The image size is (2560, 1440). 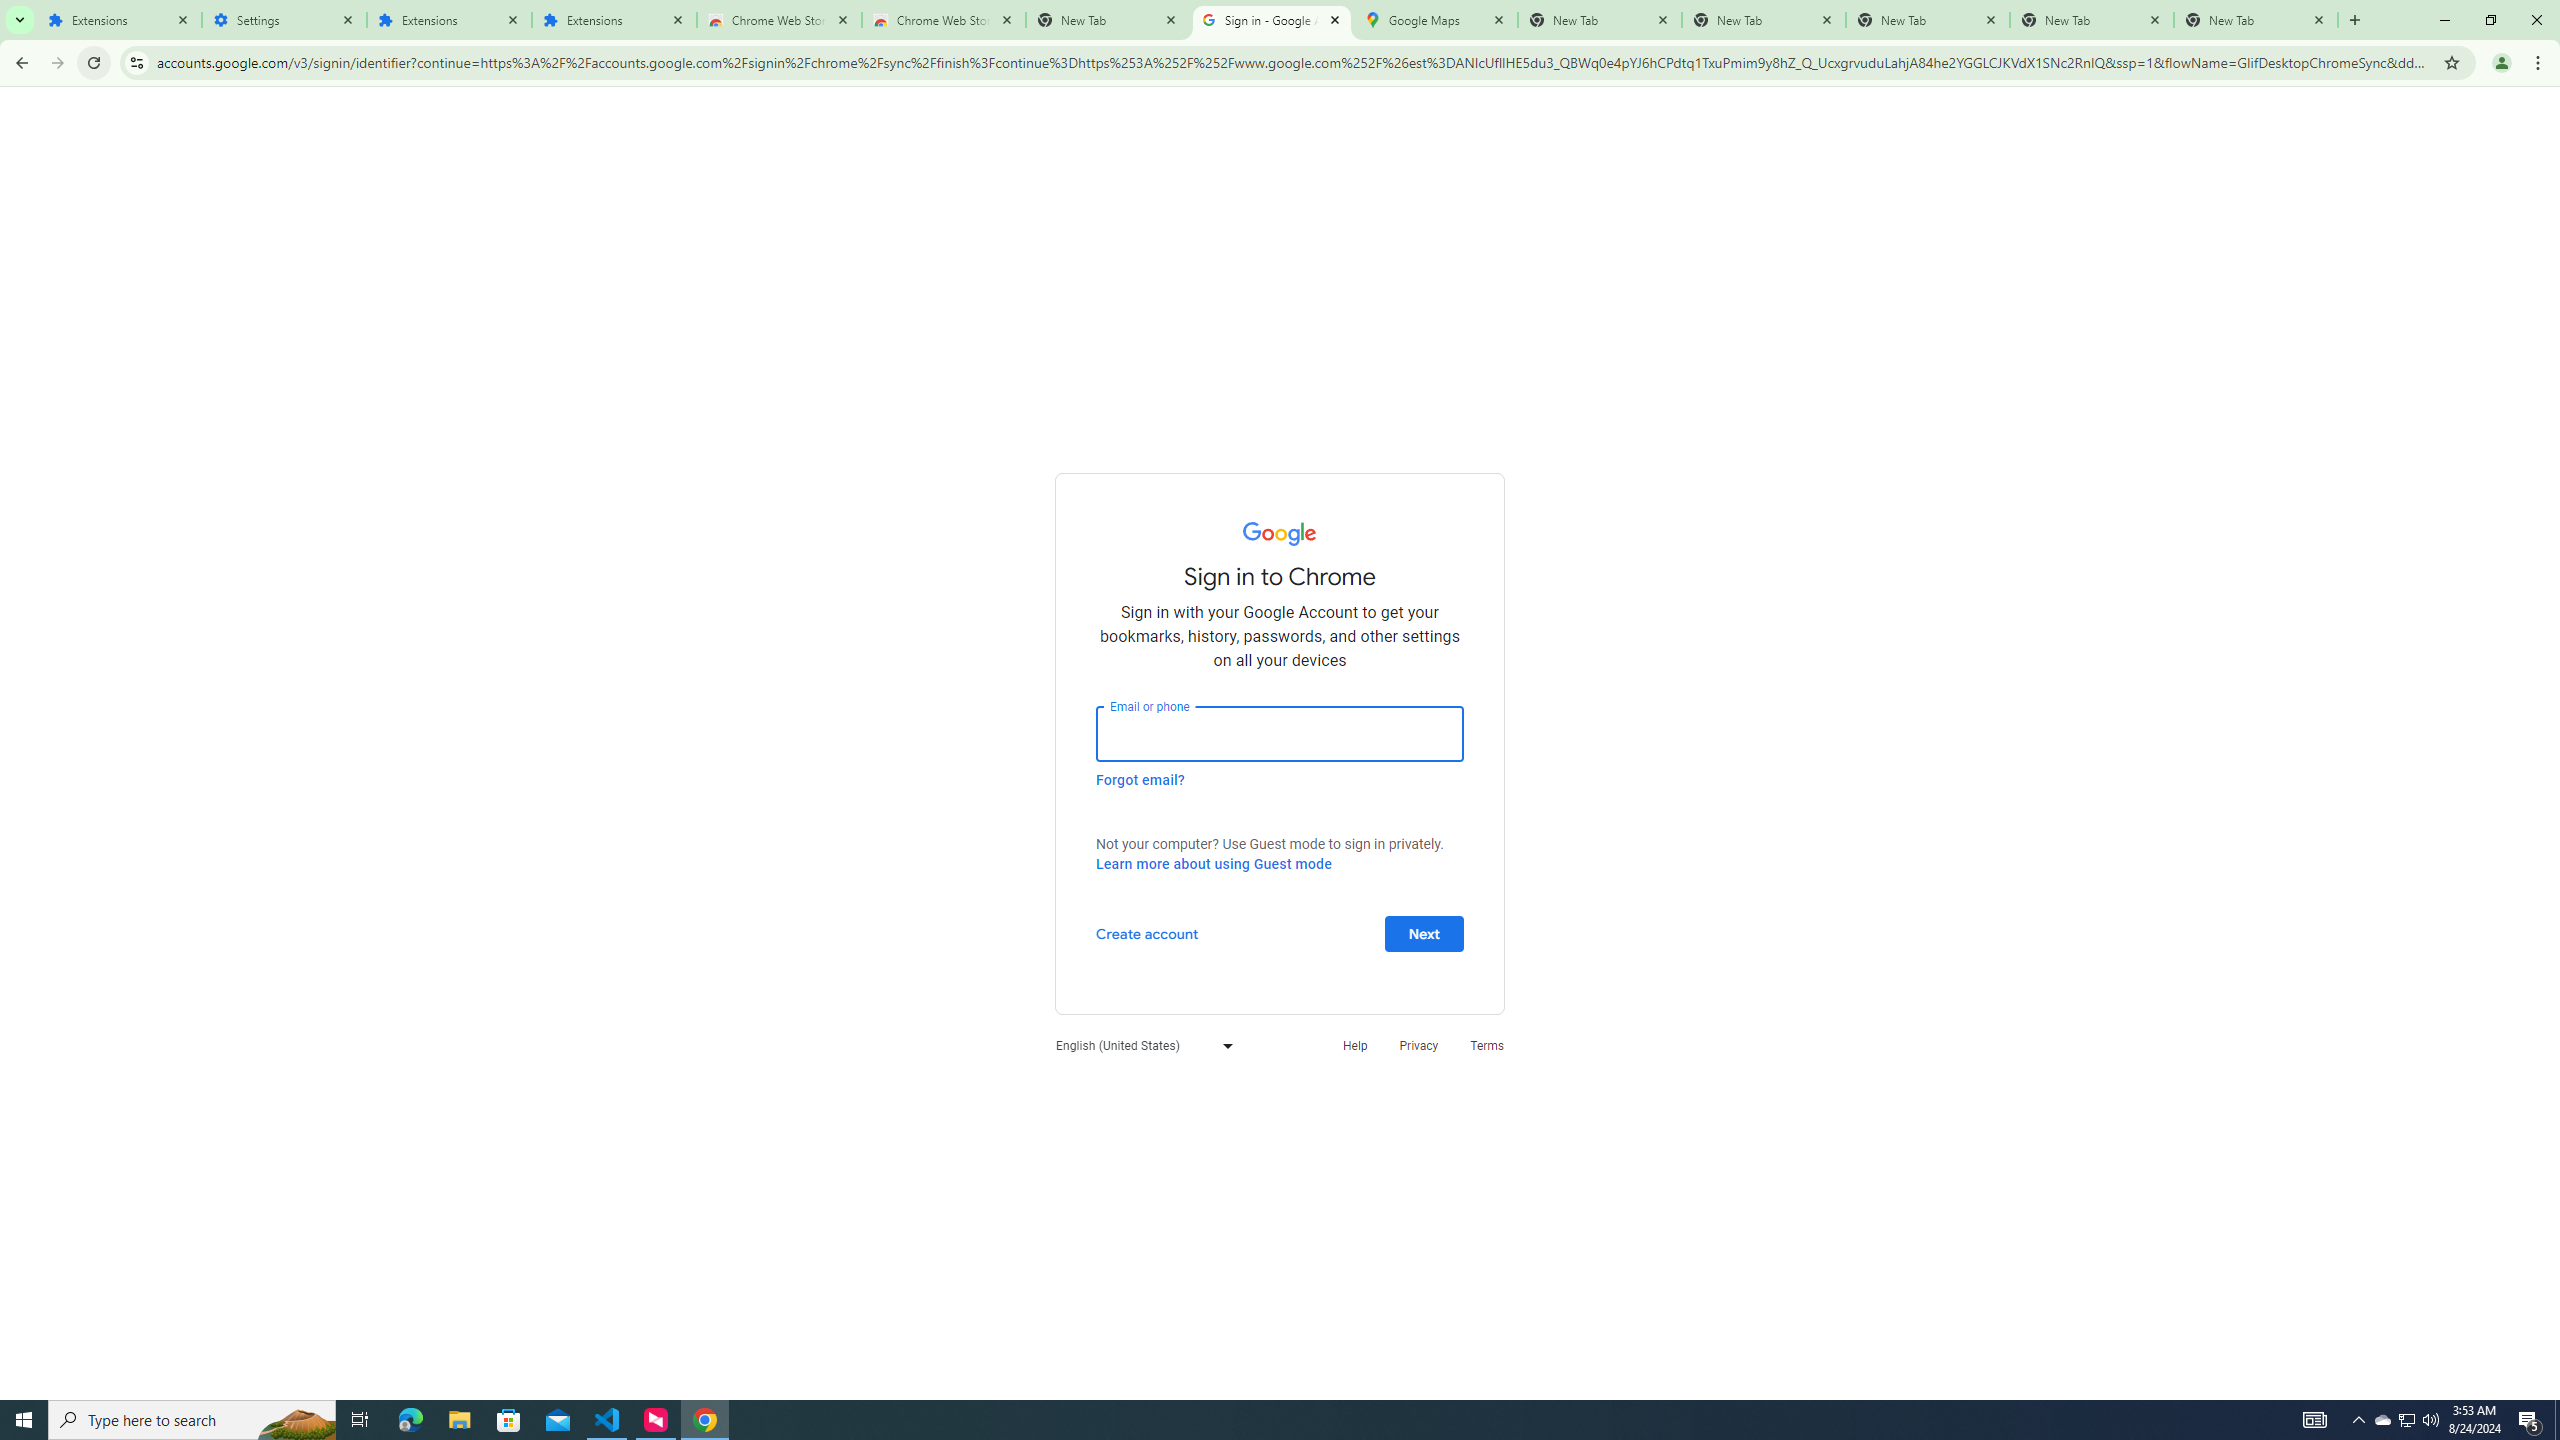 What do you see at coordinates (1145, 932) in the screenshot?
I see `'Create account'` at bounding box center [1145, 932].